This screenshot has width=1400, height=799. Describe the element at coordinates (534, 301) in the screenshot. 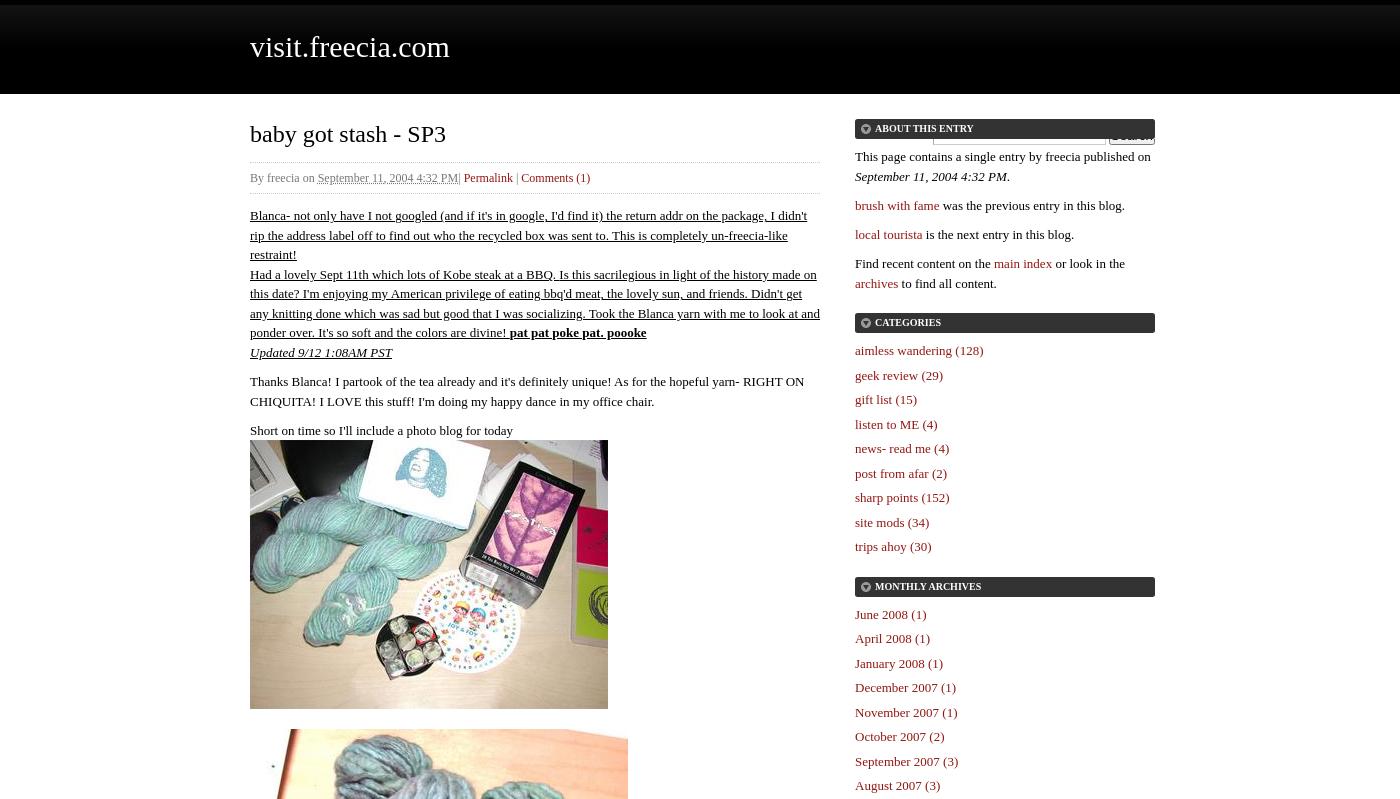

I see `'Is this sacrilegious in light of the history made on this date?  I'm enjoying my American privilege of eating bbq'd meat, the lovely sun, and friends.  Didn't get any knitting done which was sad but good that I was socializing.  Took the Blanca yarn with me to look at and ponder over.  It's so soft and the colors are divine!'` at that location.